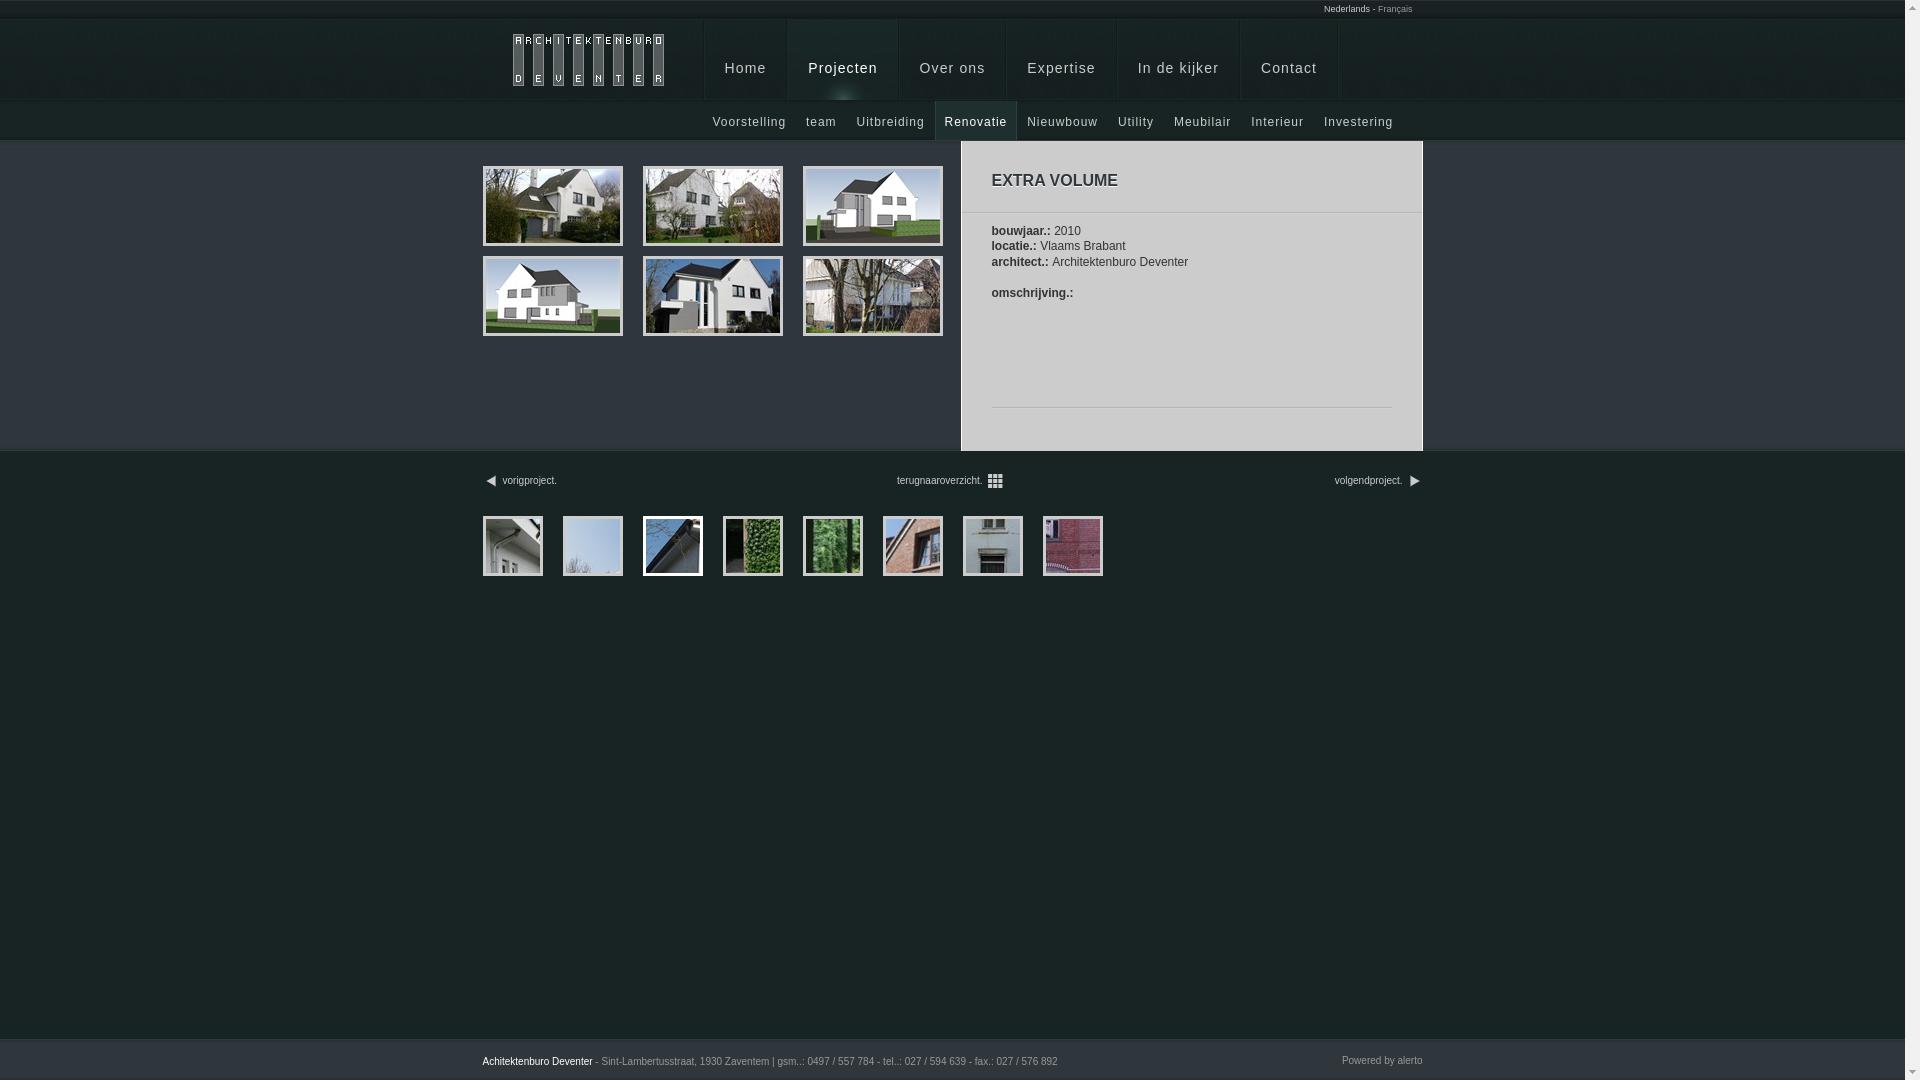 This screenshot has height=1080, width=1920. Describe the element at coordinates (939, 481) in the screenshot. I see `'terugnaaroverzicht.'` at that location.